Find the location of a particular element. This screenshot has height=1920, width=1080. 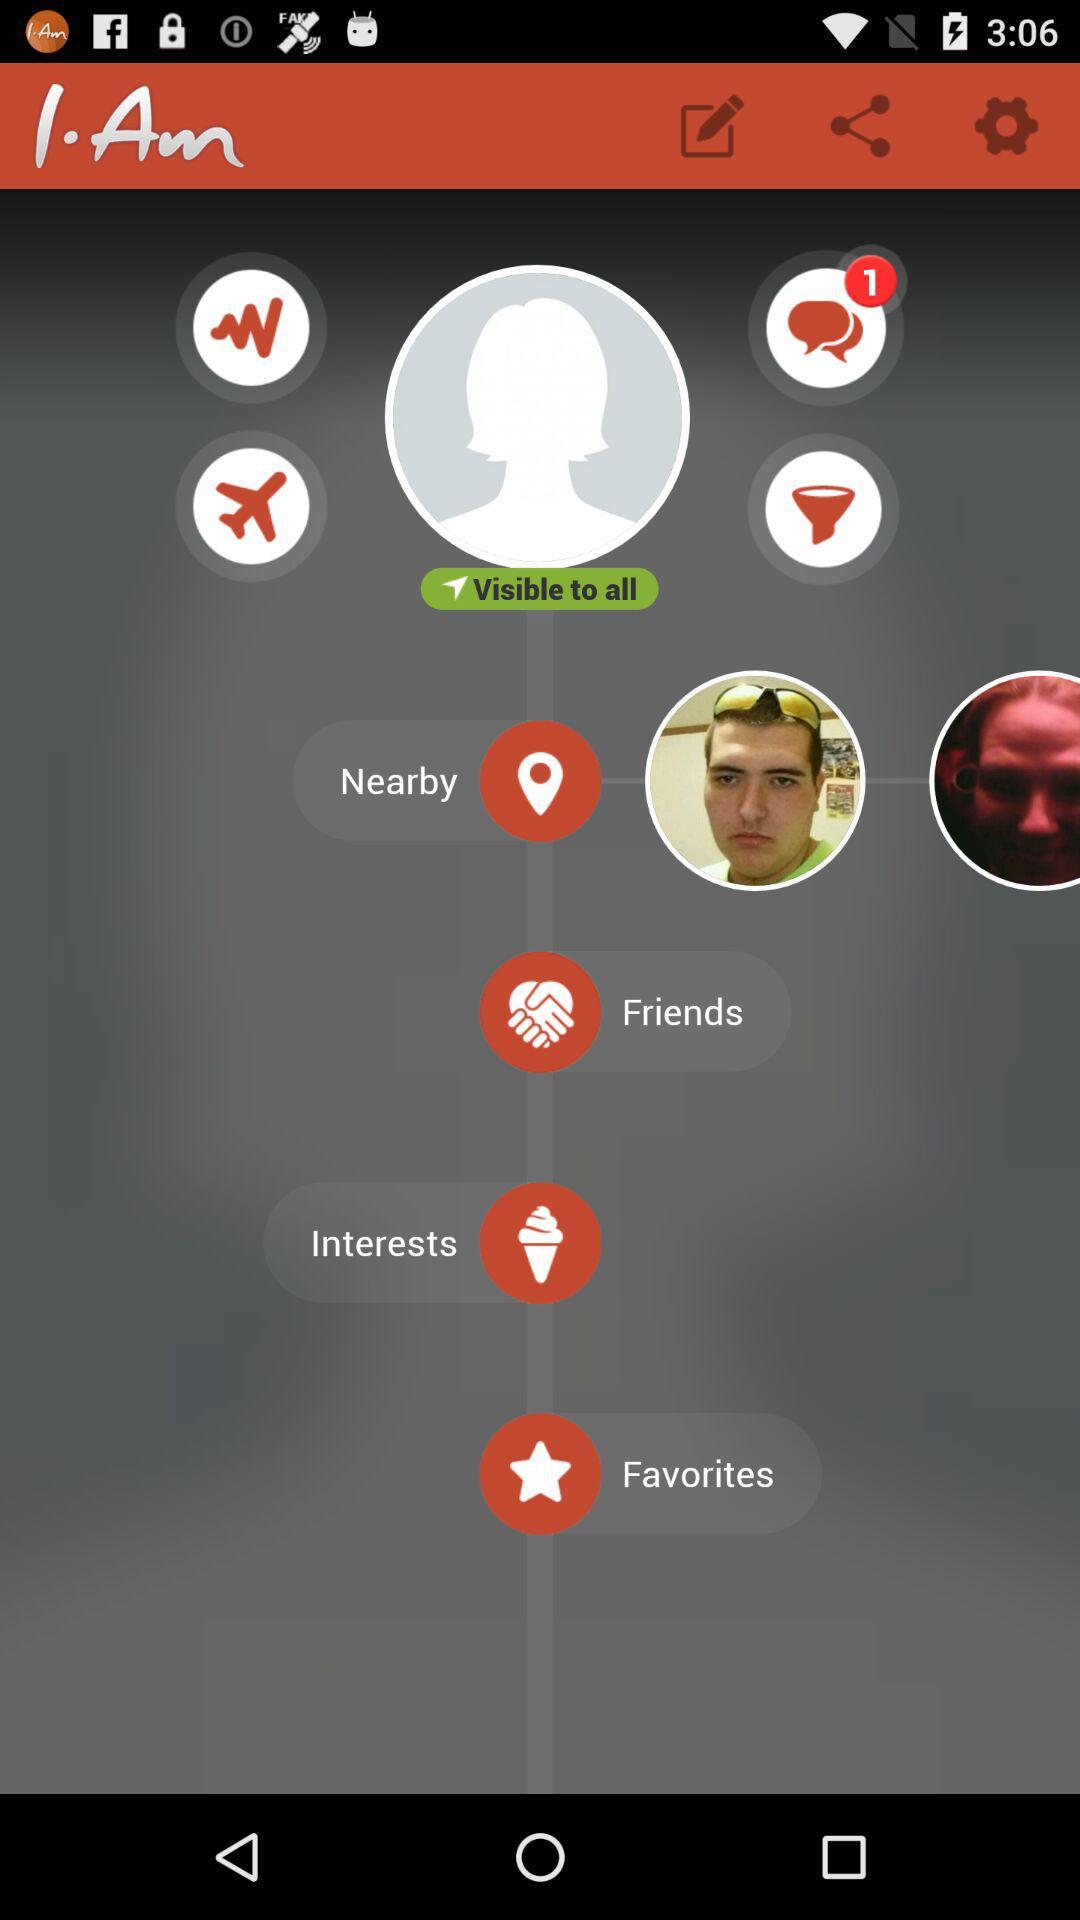

the filter icon is located at coordinates (823, 545).